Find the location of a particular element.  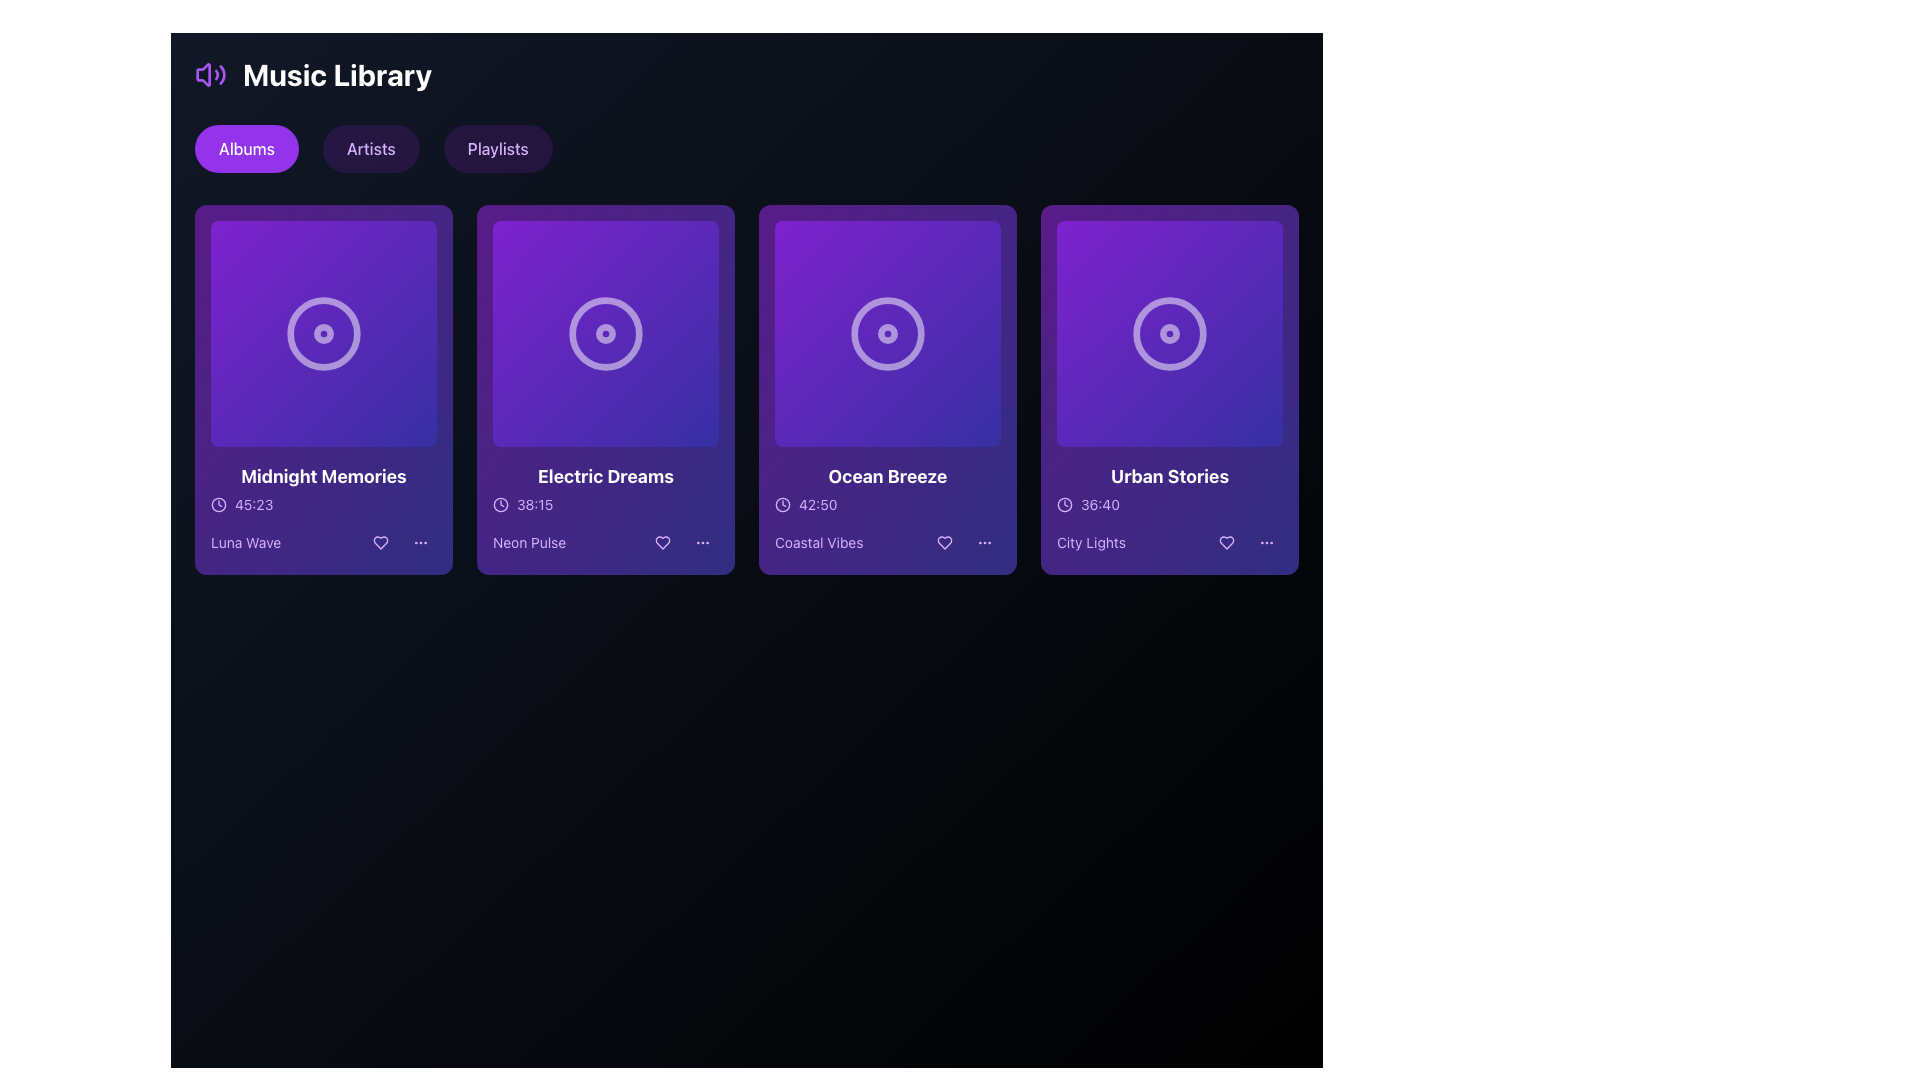

text label located at the bottom of the fourth card in a horizontally arranged grid layout, following 'Ocean Breeze' is located at coordinates (1170, 477).